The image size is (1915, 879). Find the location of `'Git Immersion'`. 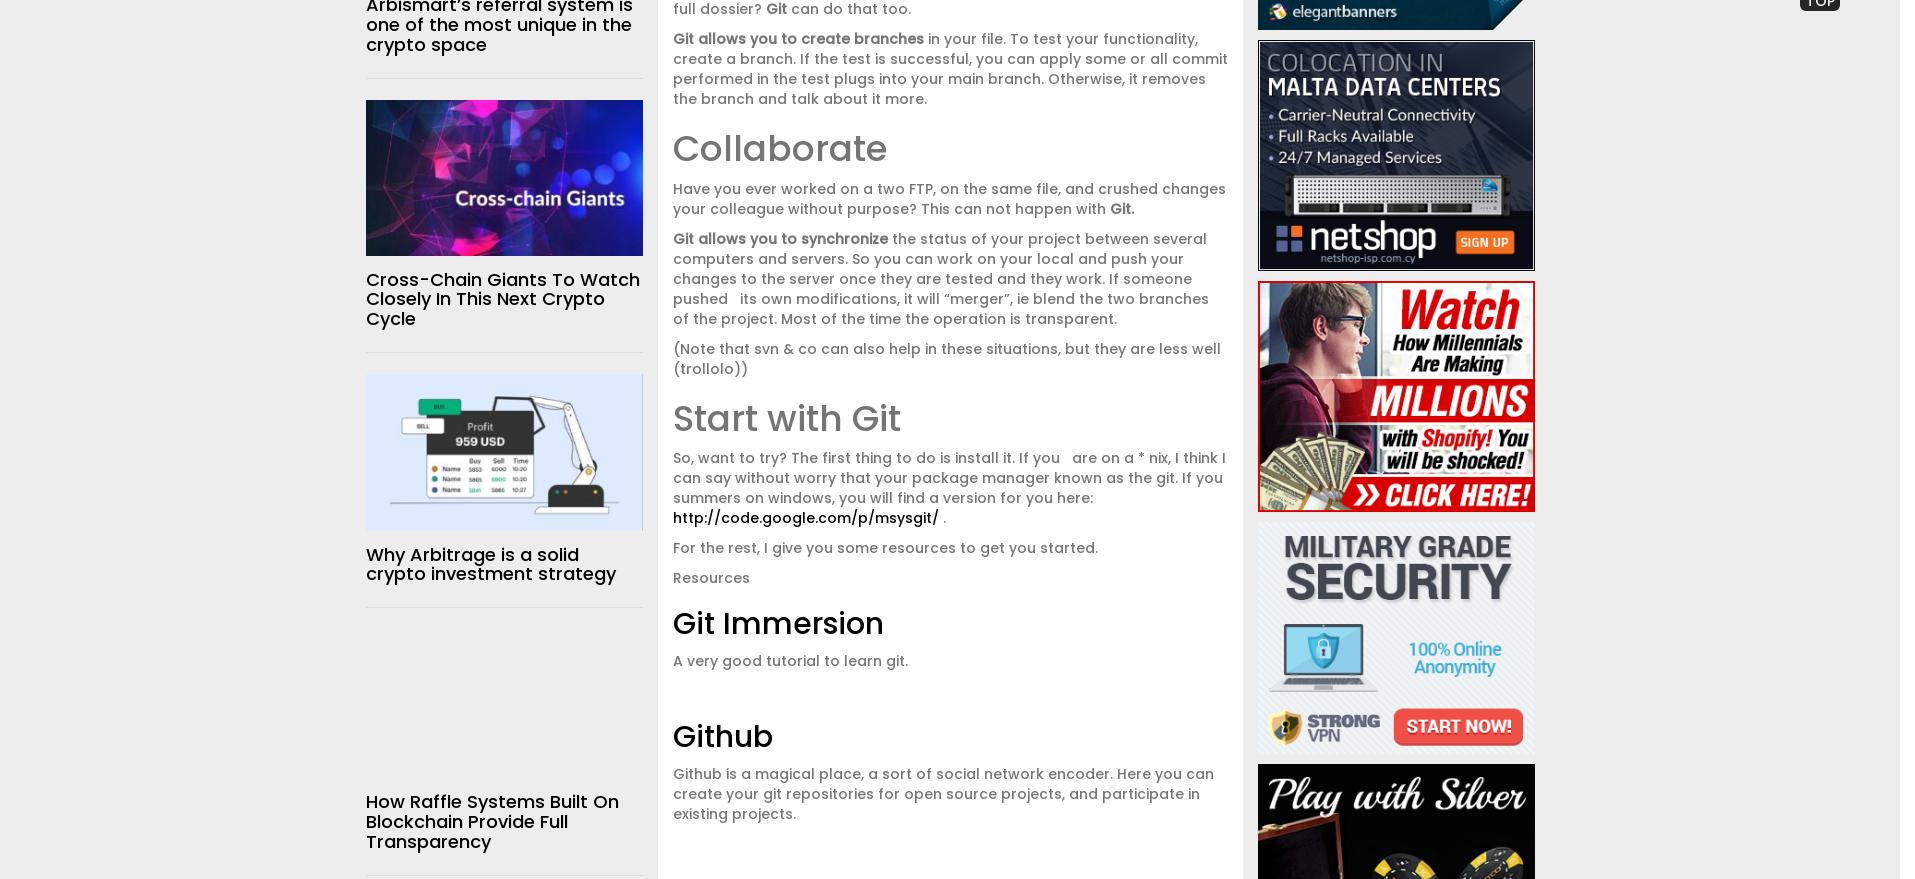

'Git Immersion' is located at coordinates (776, 624).